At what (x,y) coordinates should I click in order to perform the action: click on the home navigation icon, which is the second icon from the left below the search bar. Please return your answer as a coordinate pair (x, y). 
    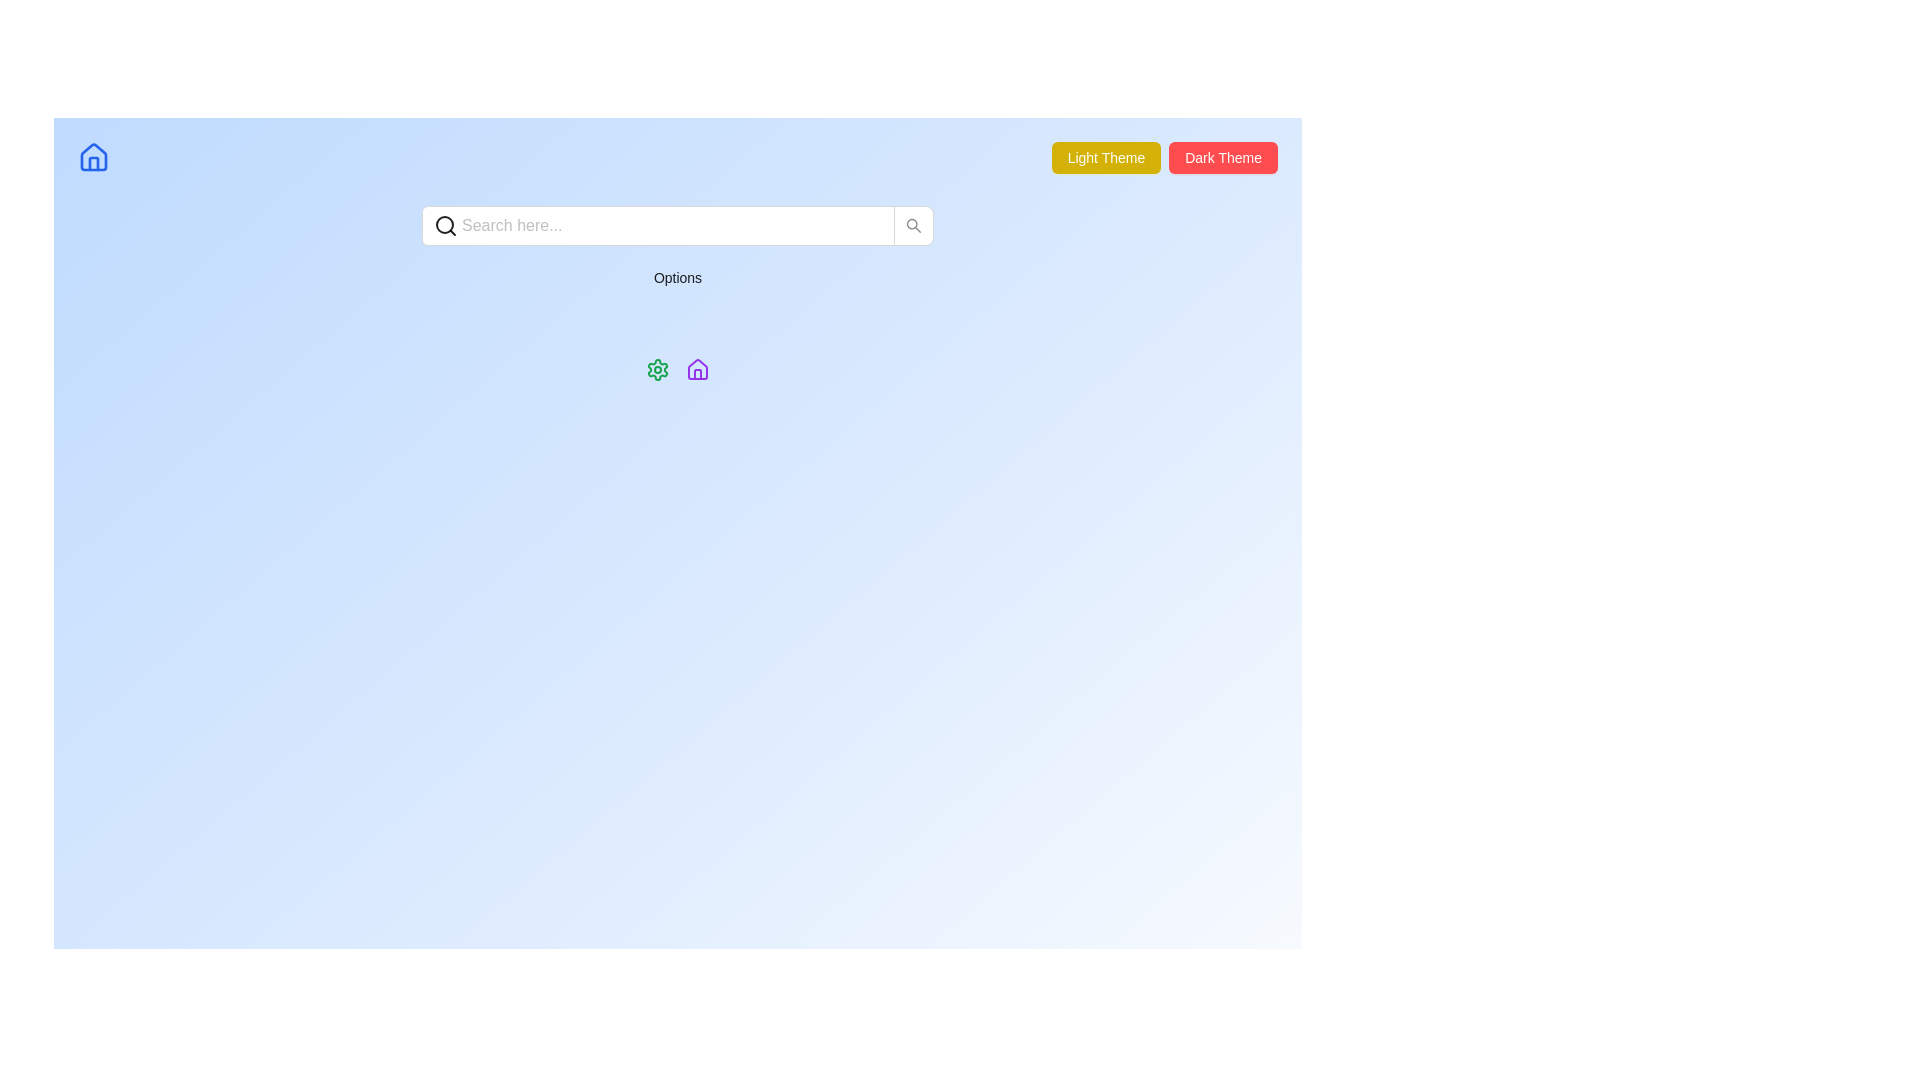
    Looking at the image, I should click on (697, 370).